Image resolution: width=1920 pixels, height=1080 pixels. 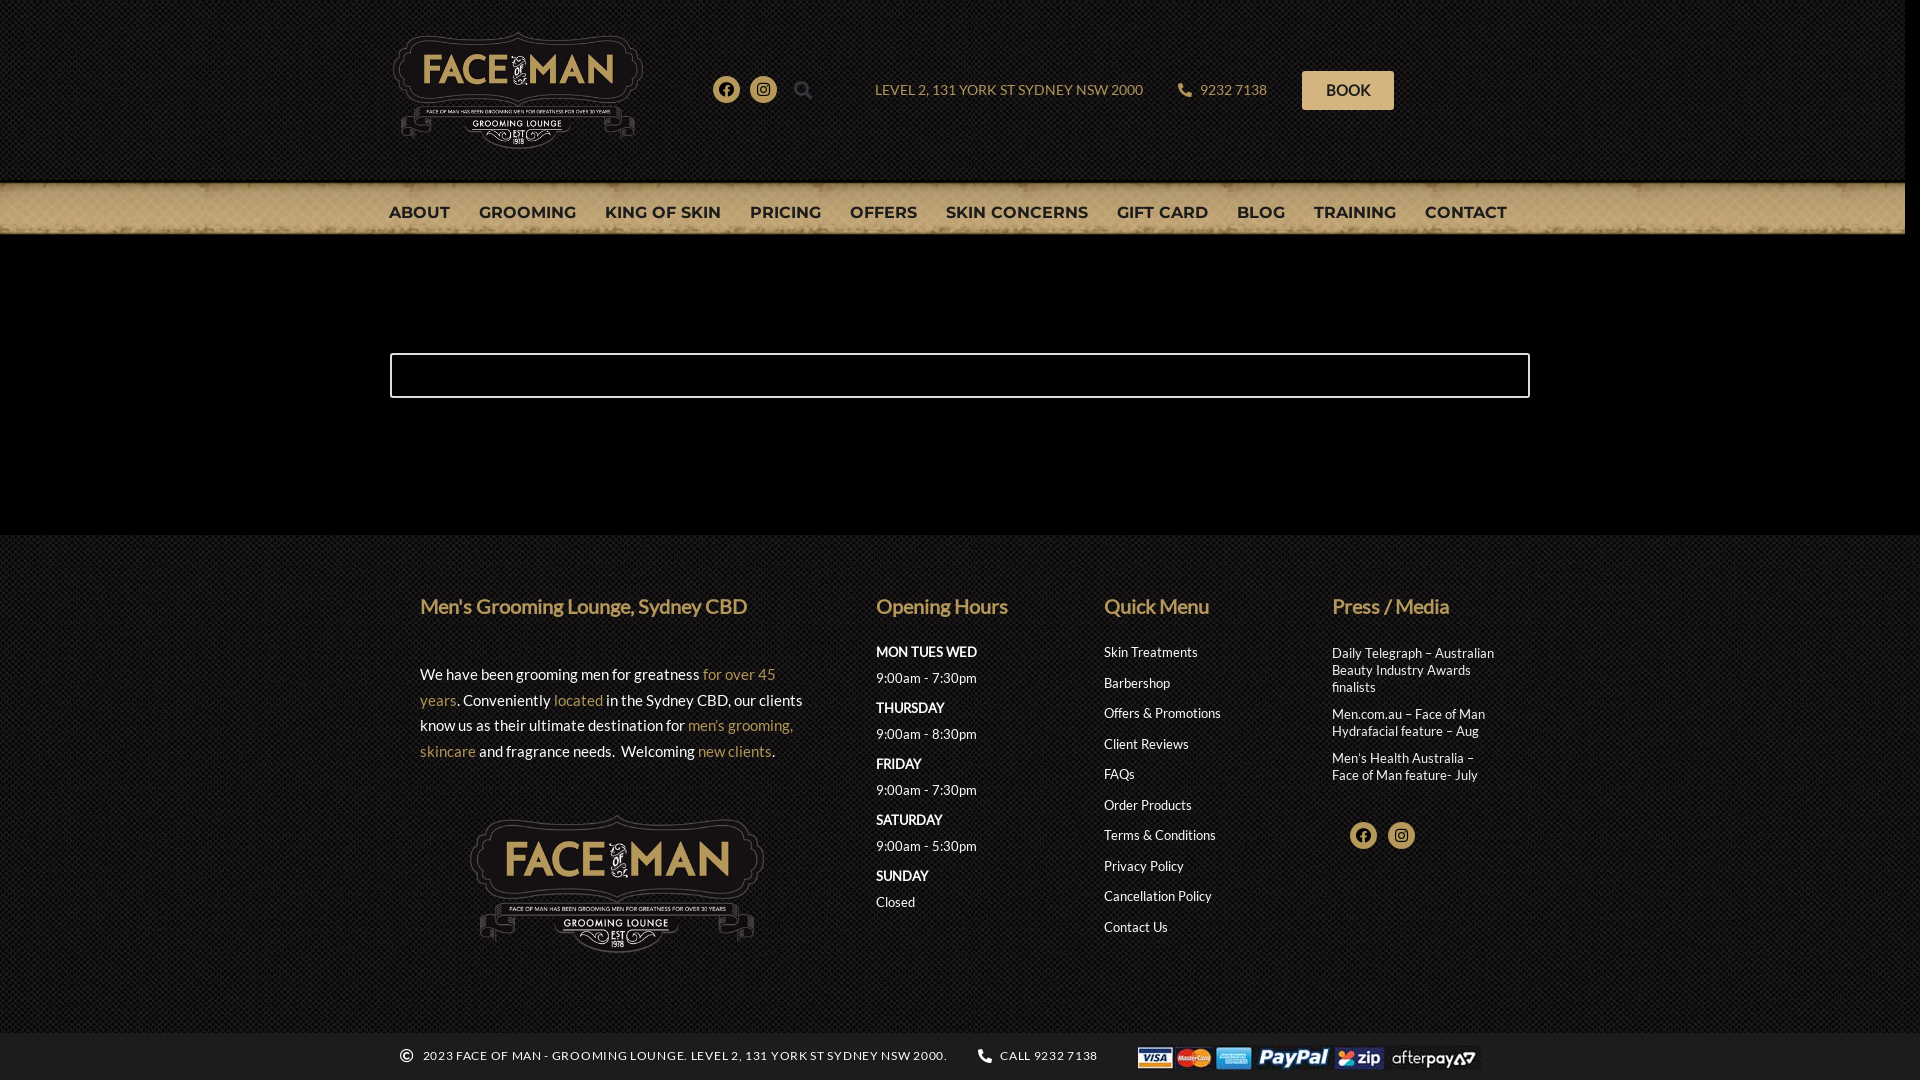 I want to click on 'FAQs', so click(x=1187, y=774).